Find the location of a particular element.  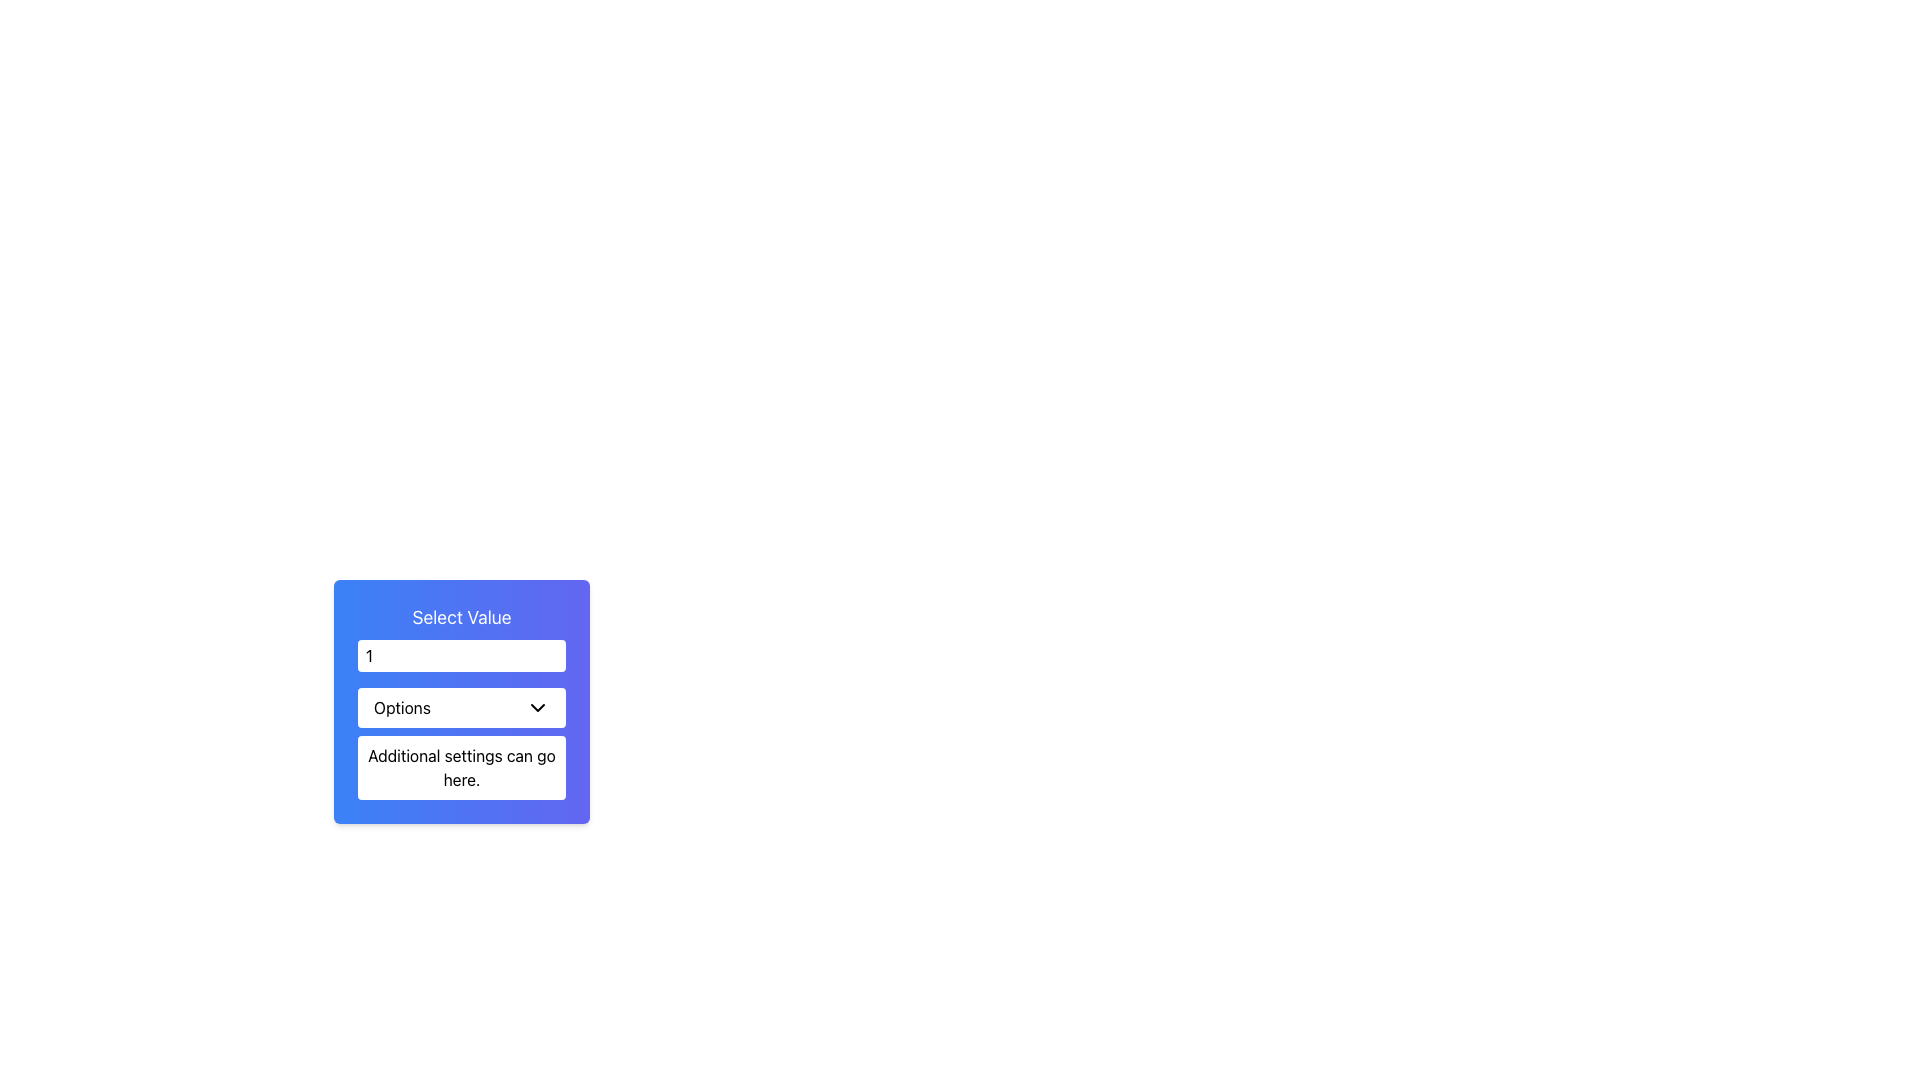

the Number Input Field located directly below the 'Select Value' title to focus on it is located at coordinates (460, 655).